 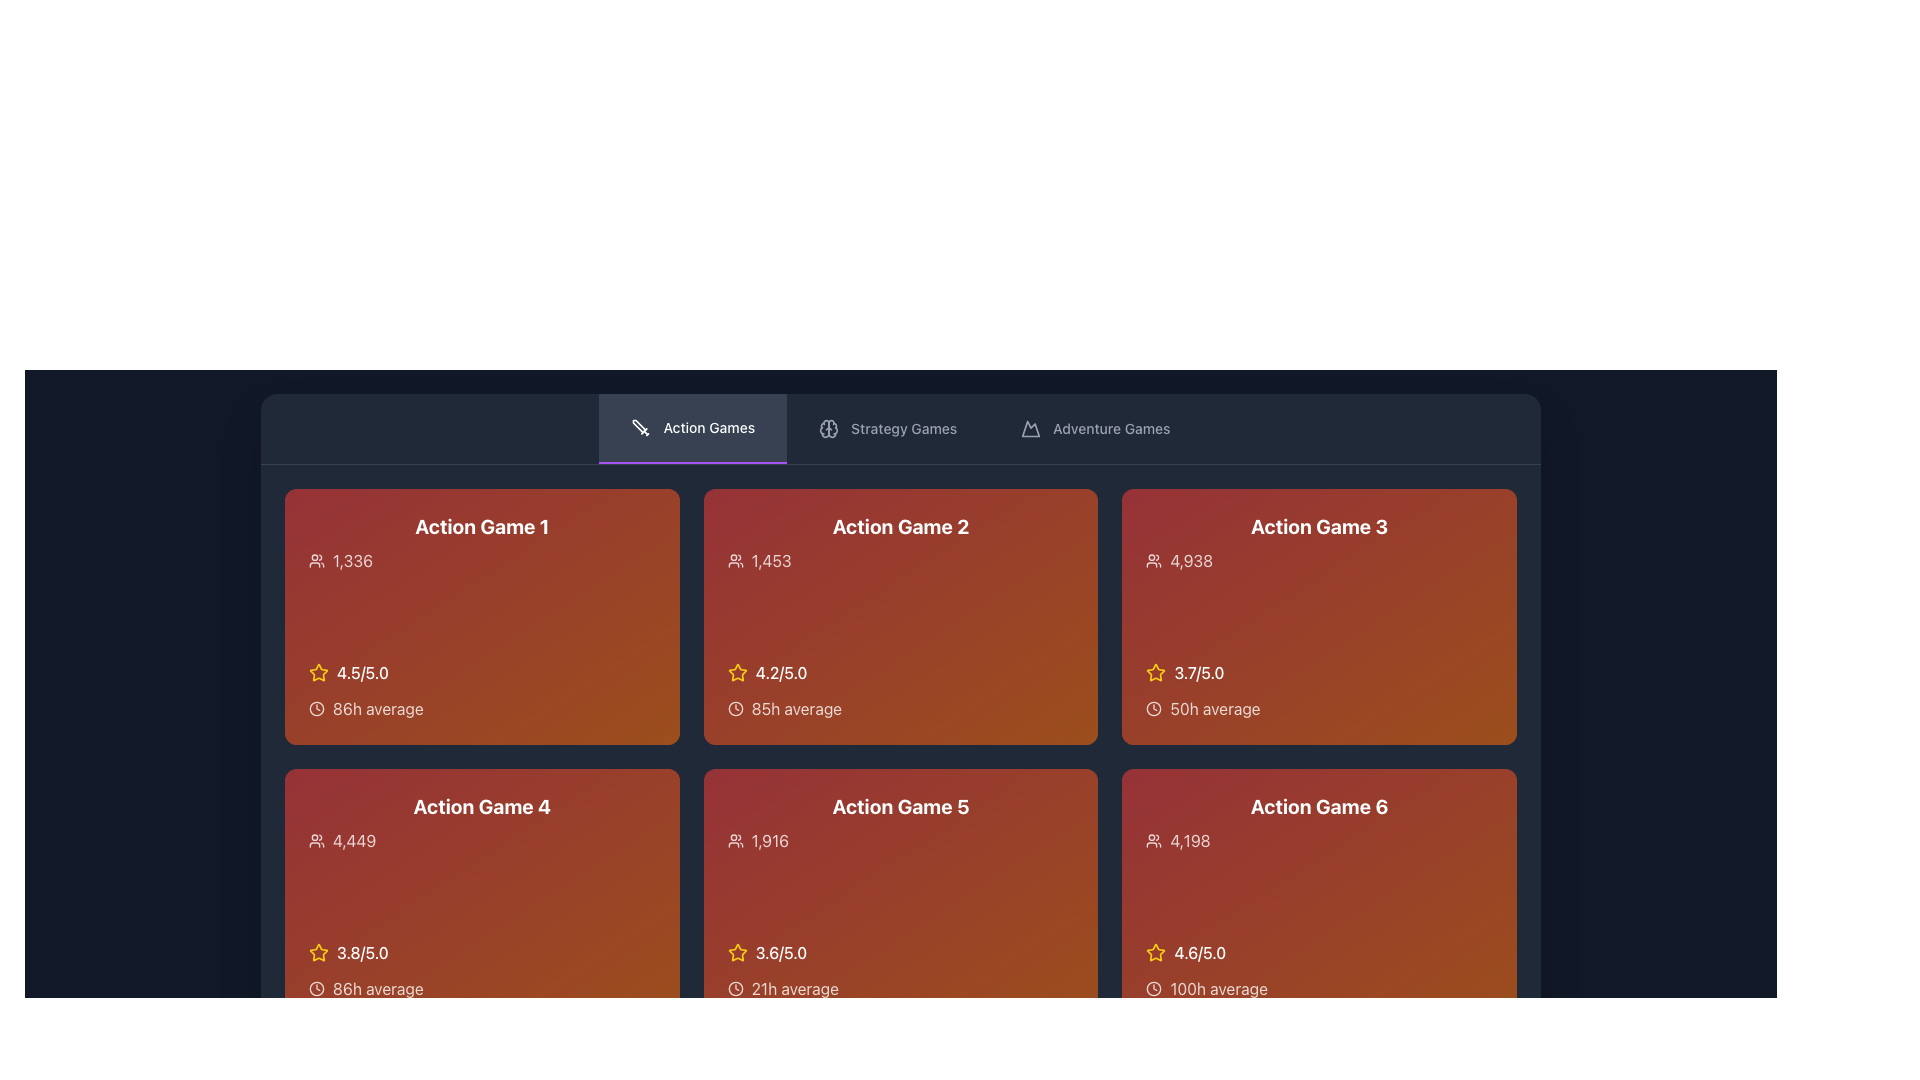 What do you see at coordinates (780, 951) in the screenshot?
I see `the rating score displayed as a fraction in the text display located towards the bottom left corner of the 'Action Game 5' card, beneath the numeric user count` at bounding box center [780, 951].